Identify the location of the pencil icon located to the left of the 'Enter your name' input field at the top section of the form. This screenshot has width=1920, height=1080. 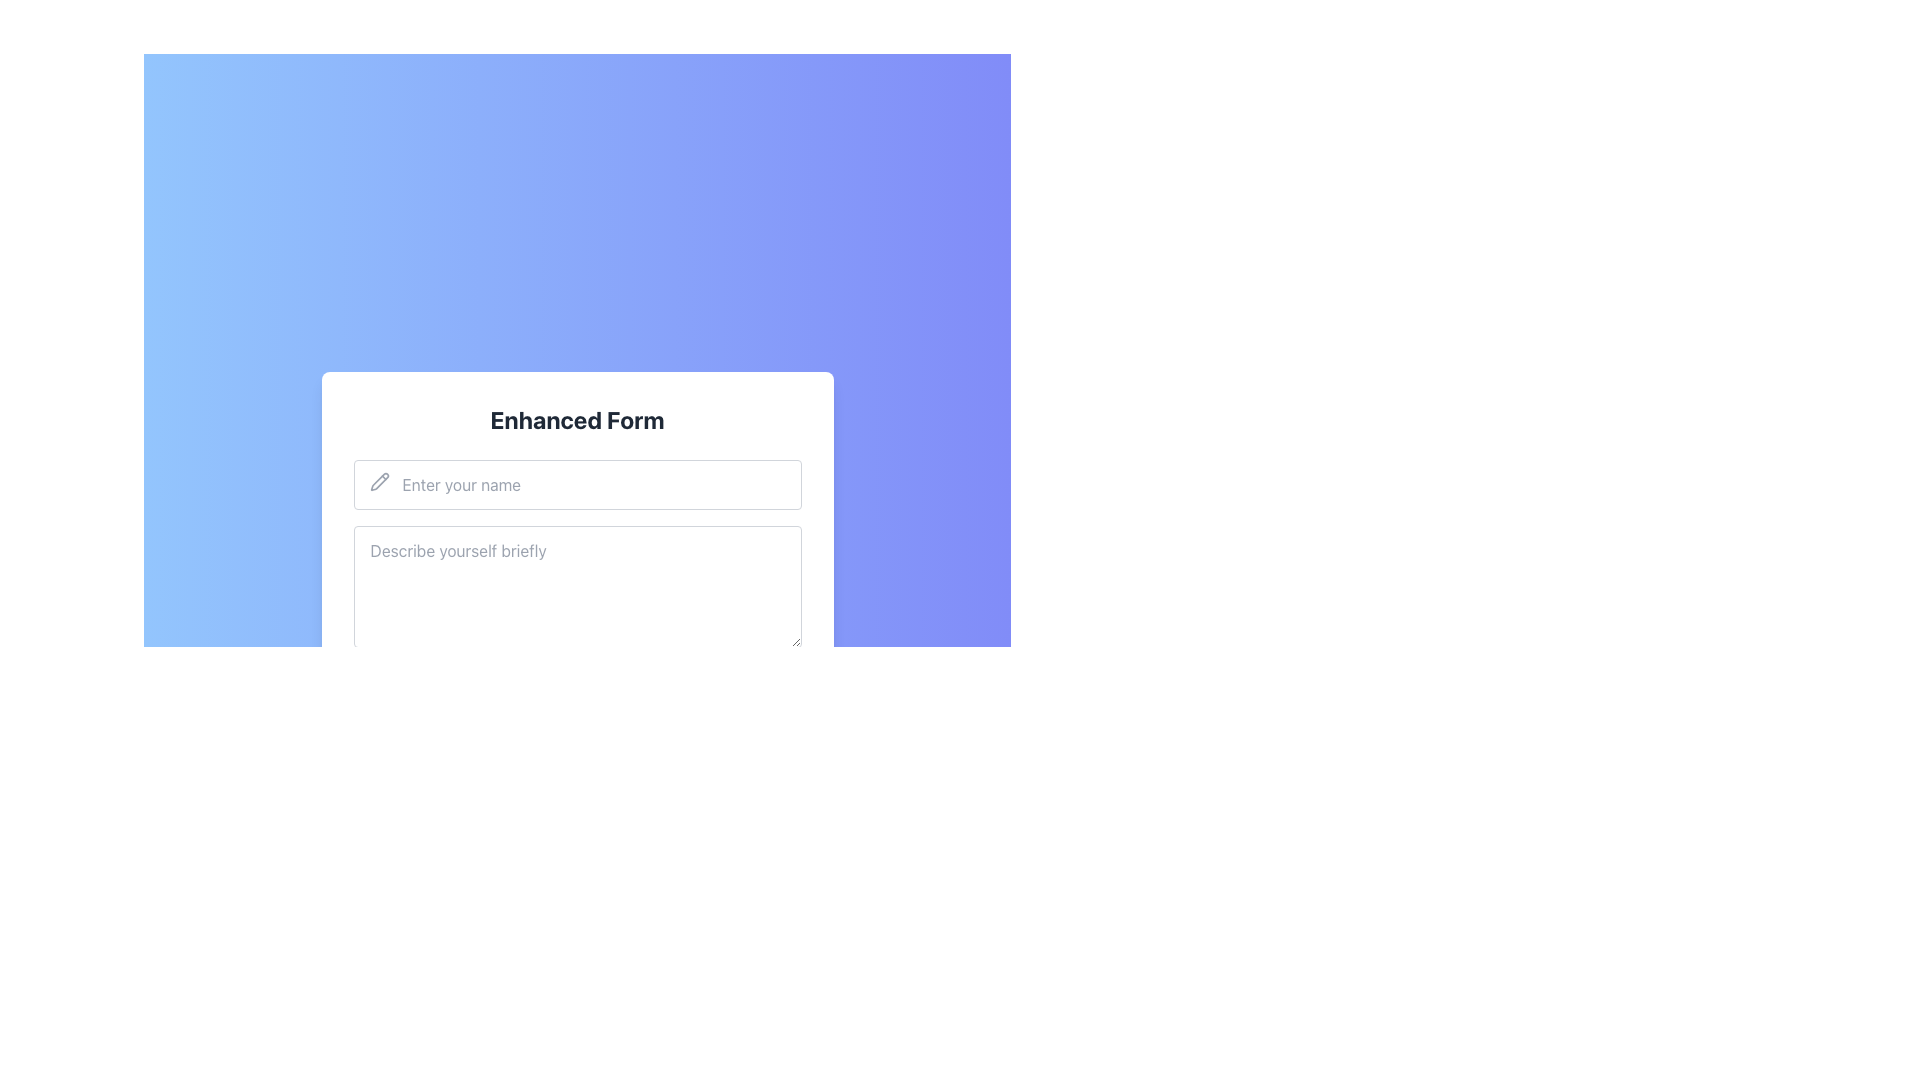
(379, 482).